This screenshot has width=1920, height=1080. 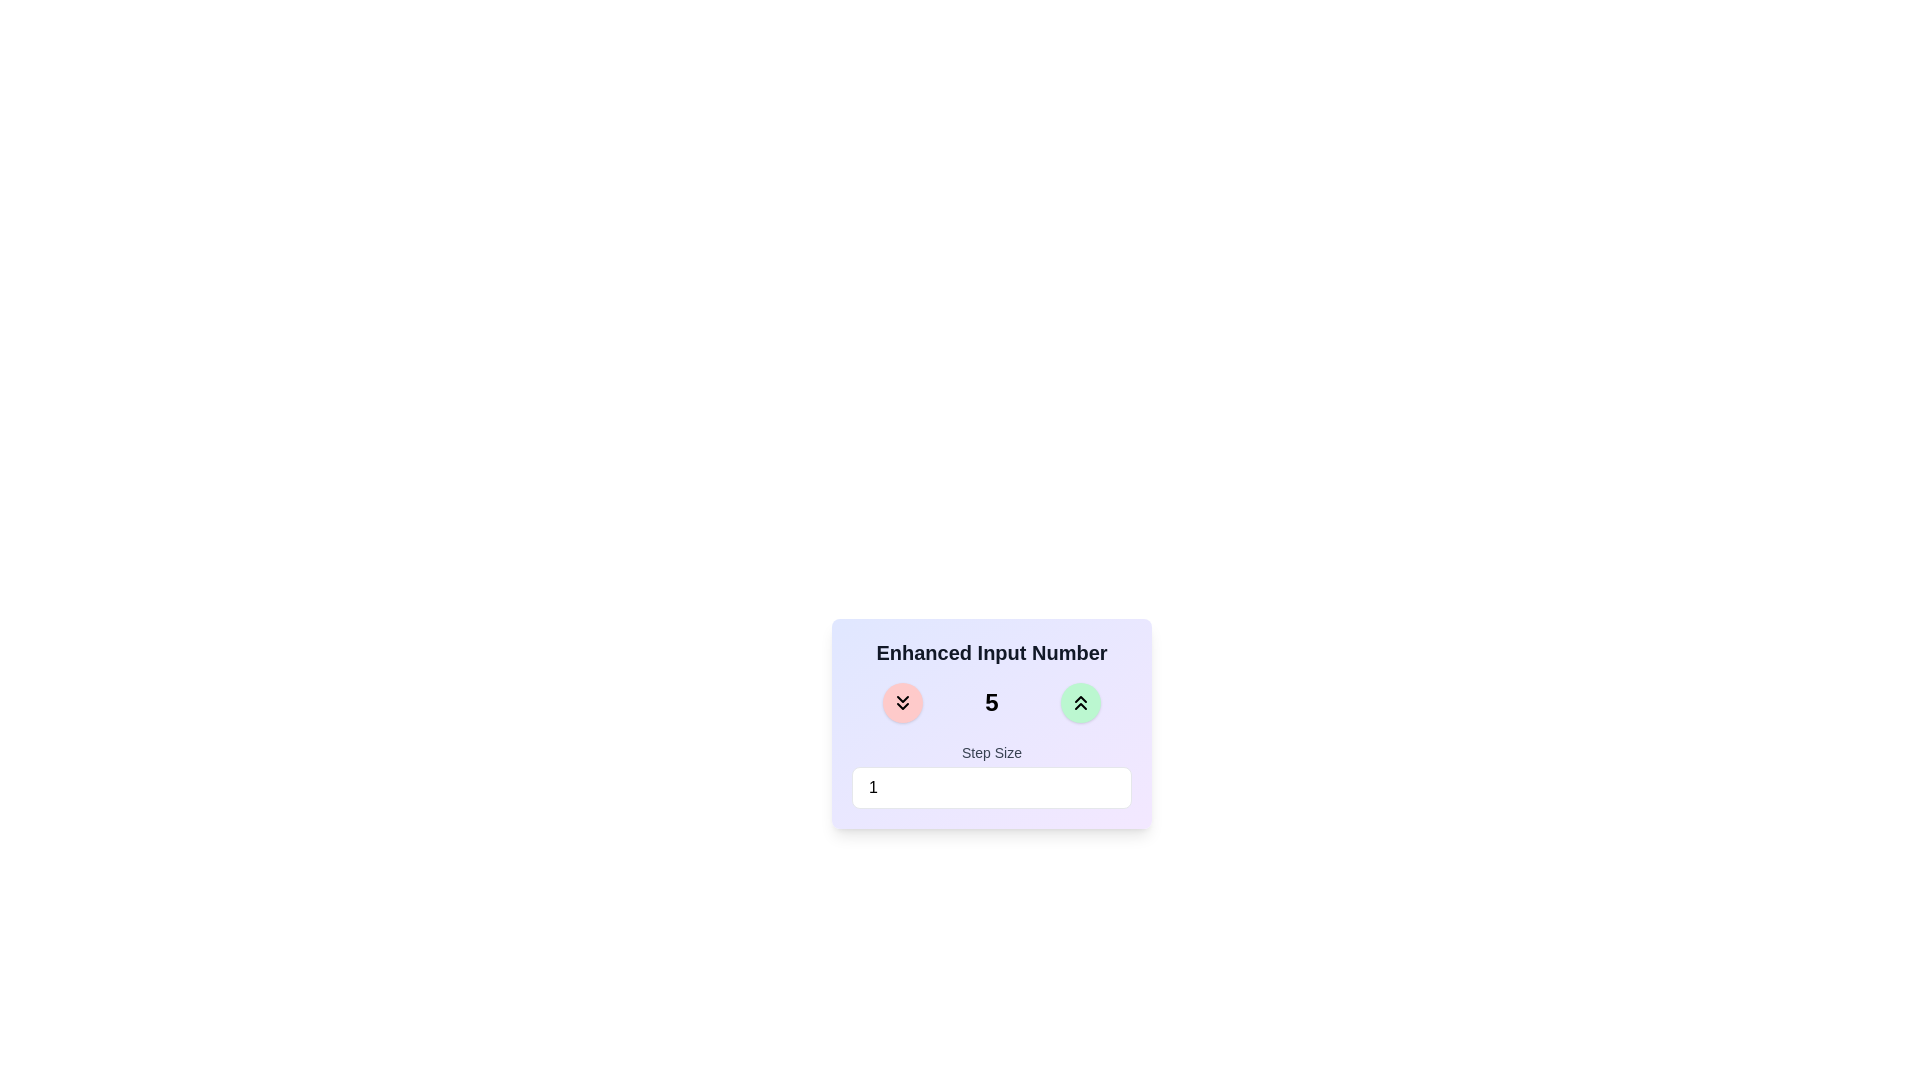 What do you see at coordinates (1079, 701) in the screenshot?
I see `the increment button located to the right of the numeric value display that currently shows '5' to increase the value` at bounding box center [1079, 701].